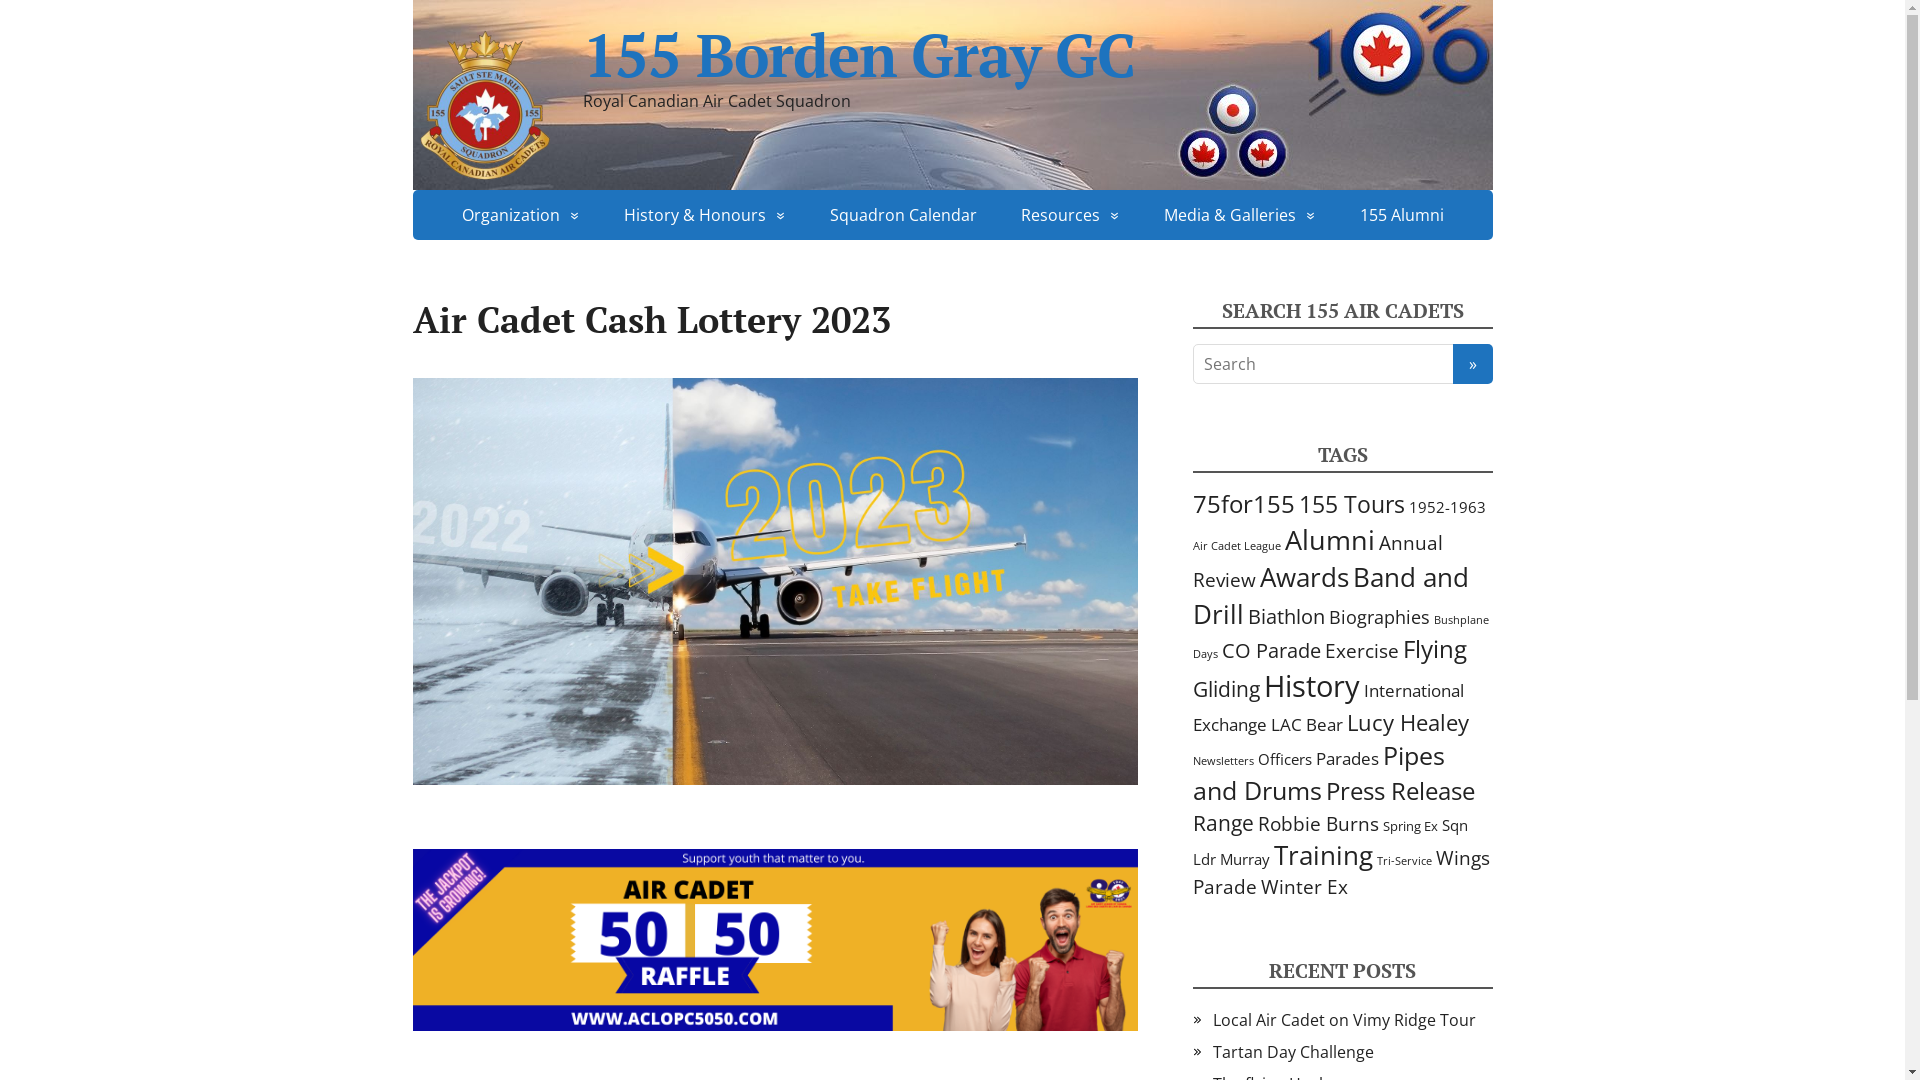 This screenshot has height=1080, width=1920. Describe the element at coordinates (1286, 615) in the screenshot. I see `'Biathlon'` at that location.